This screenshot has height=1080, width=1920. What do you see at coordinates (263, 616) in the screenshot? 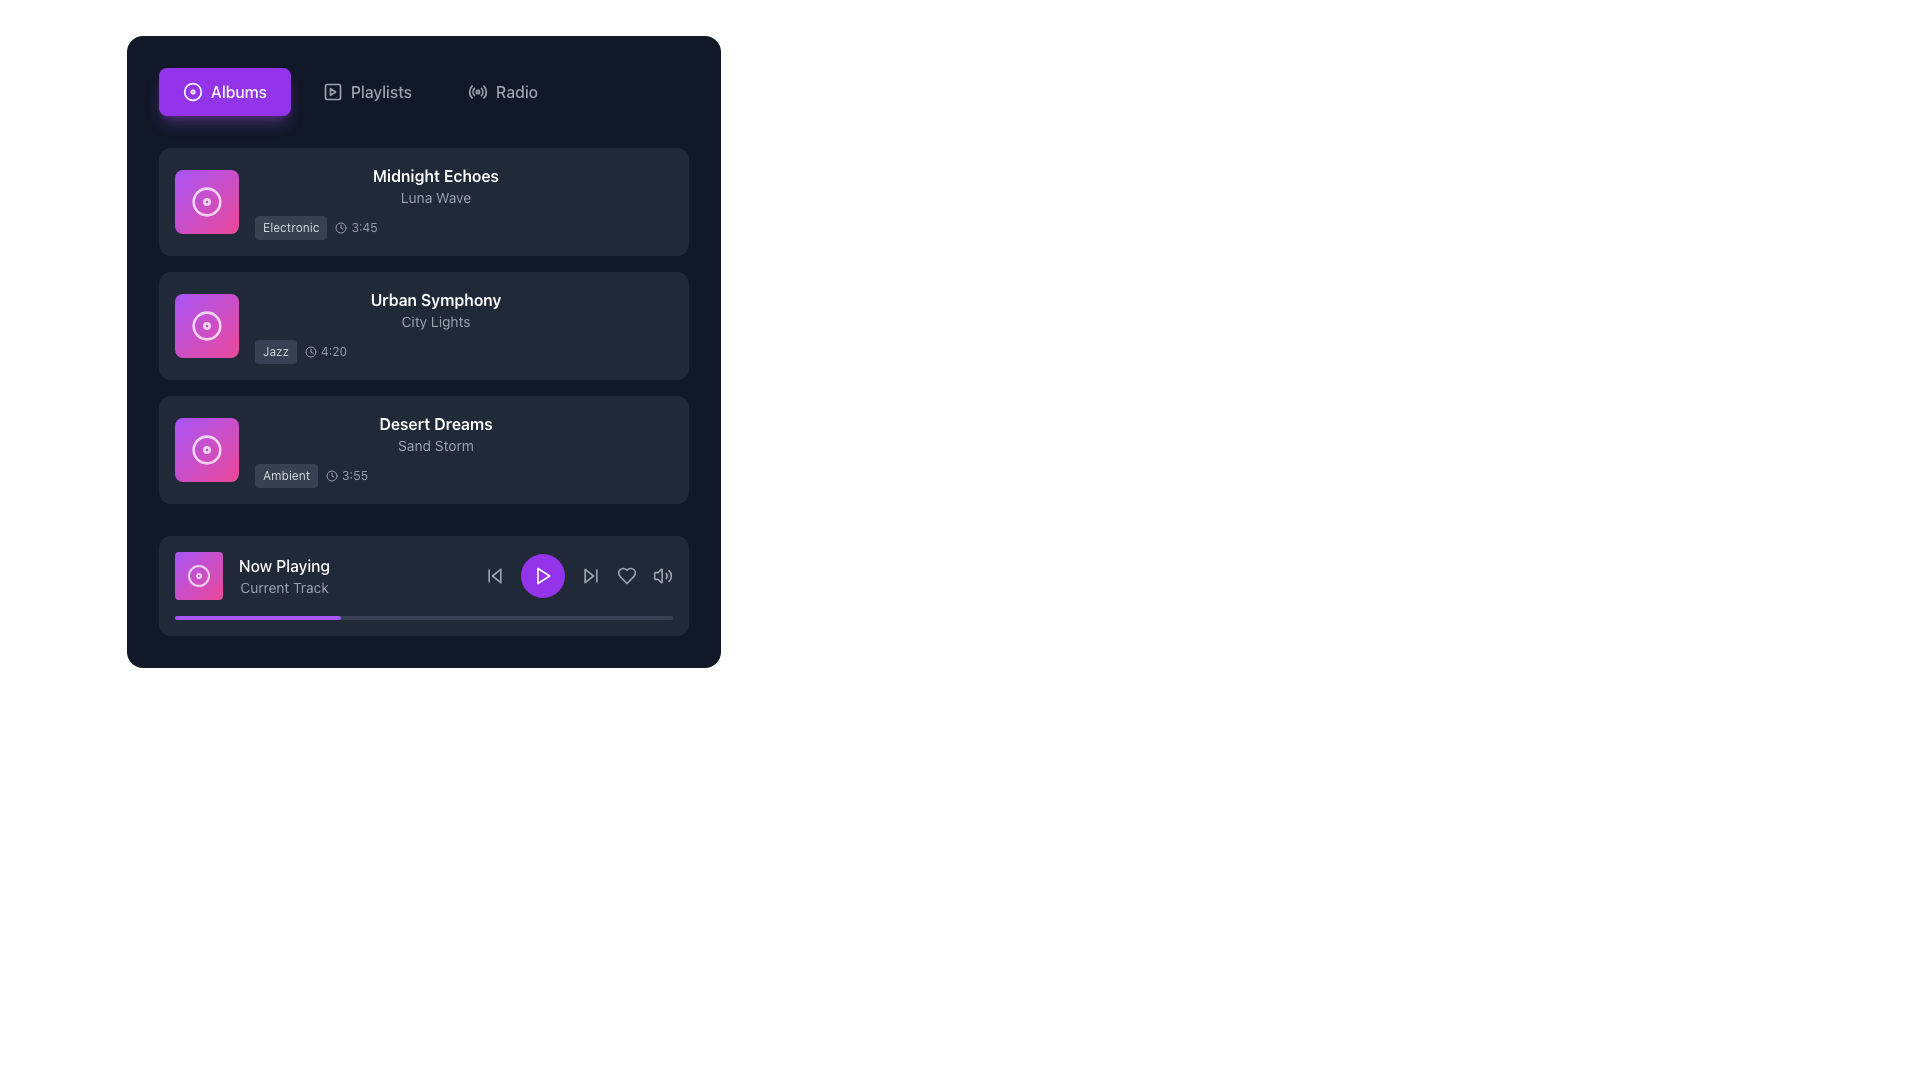
I see `the progress bar value` at bounding box center [263, 616].